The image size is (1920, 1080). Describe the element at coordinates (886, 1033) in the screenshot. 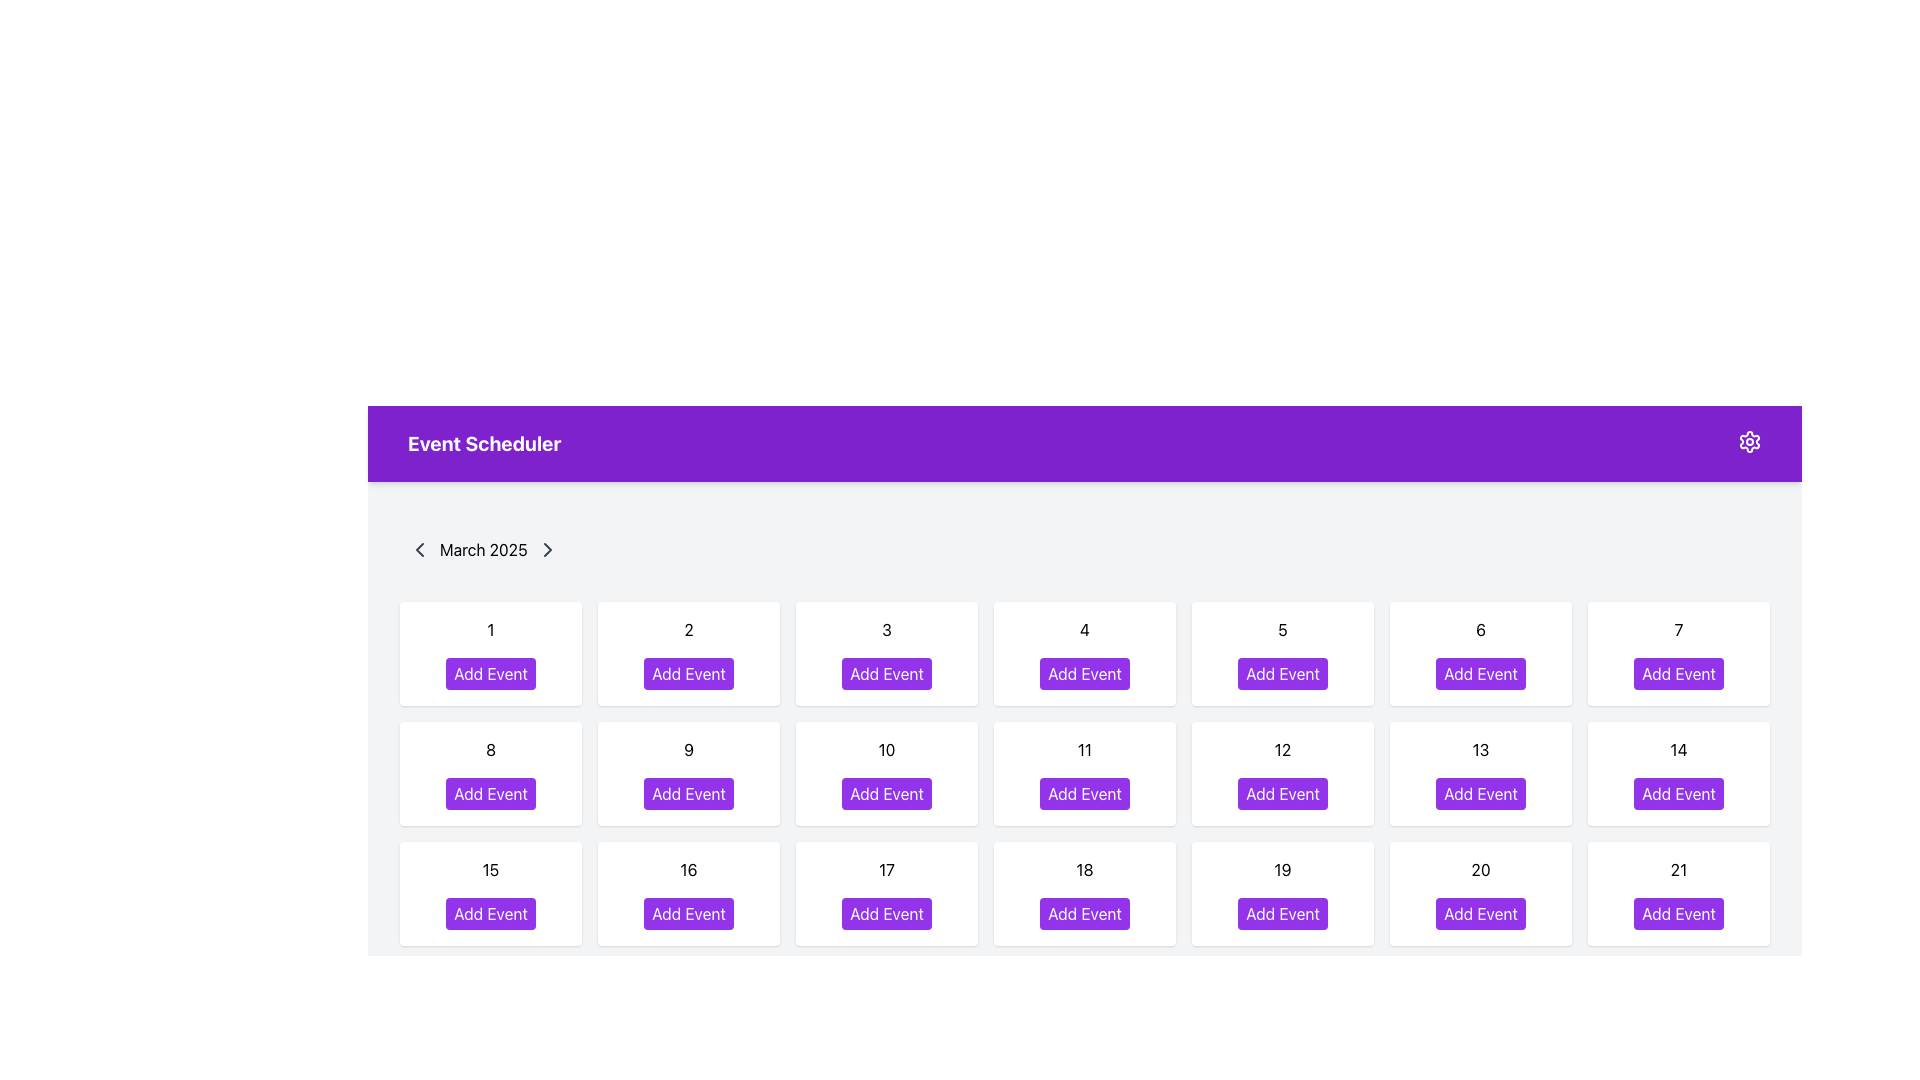

I see `the button in the calendar interface that allows the user` at that location.